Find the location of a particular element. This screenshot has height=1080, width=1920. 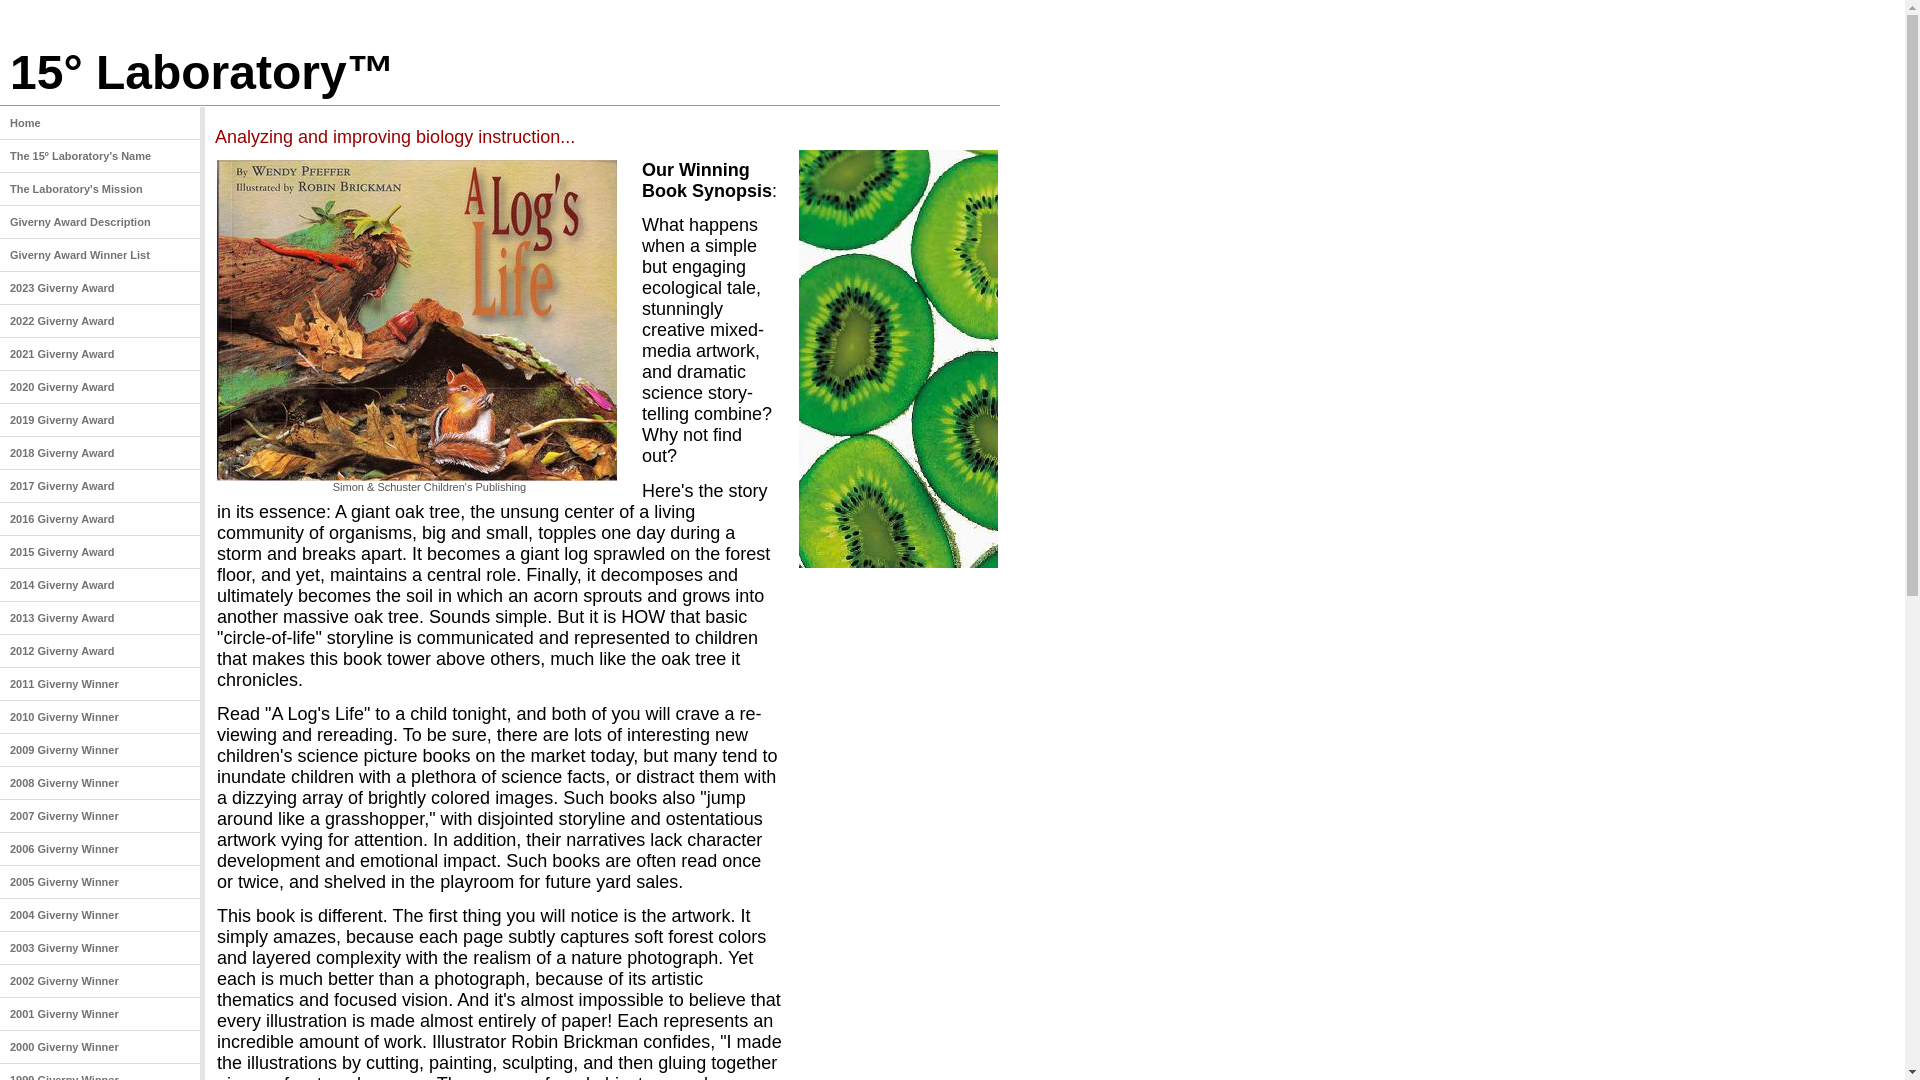

'2017 Giverny Award' is located at coordinates (0, 486).